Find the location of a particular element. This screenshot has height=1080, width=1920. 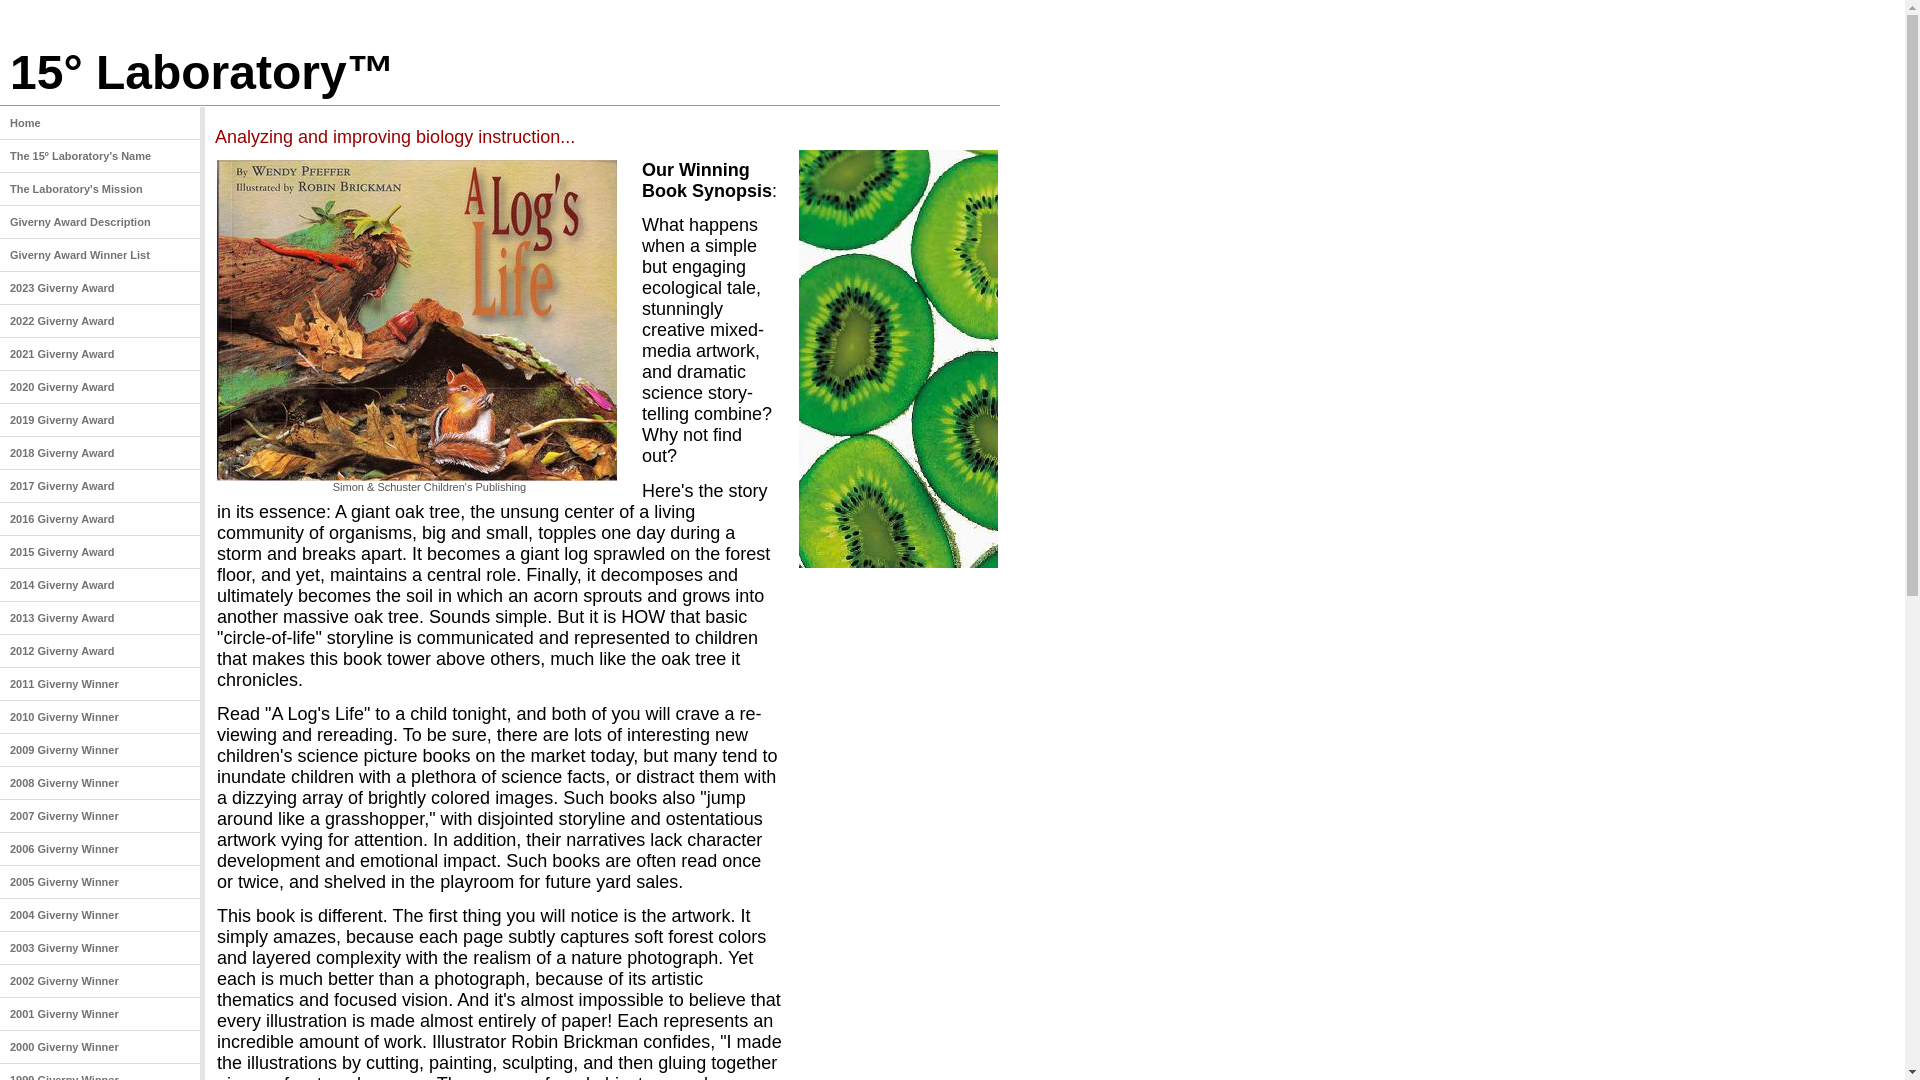

'2017 Giverny Award' is located at coordinates (0, 486).